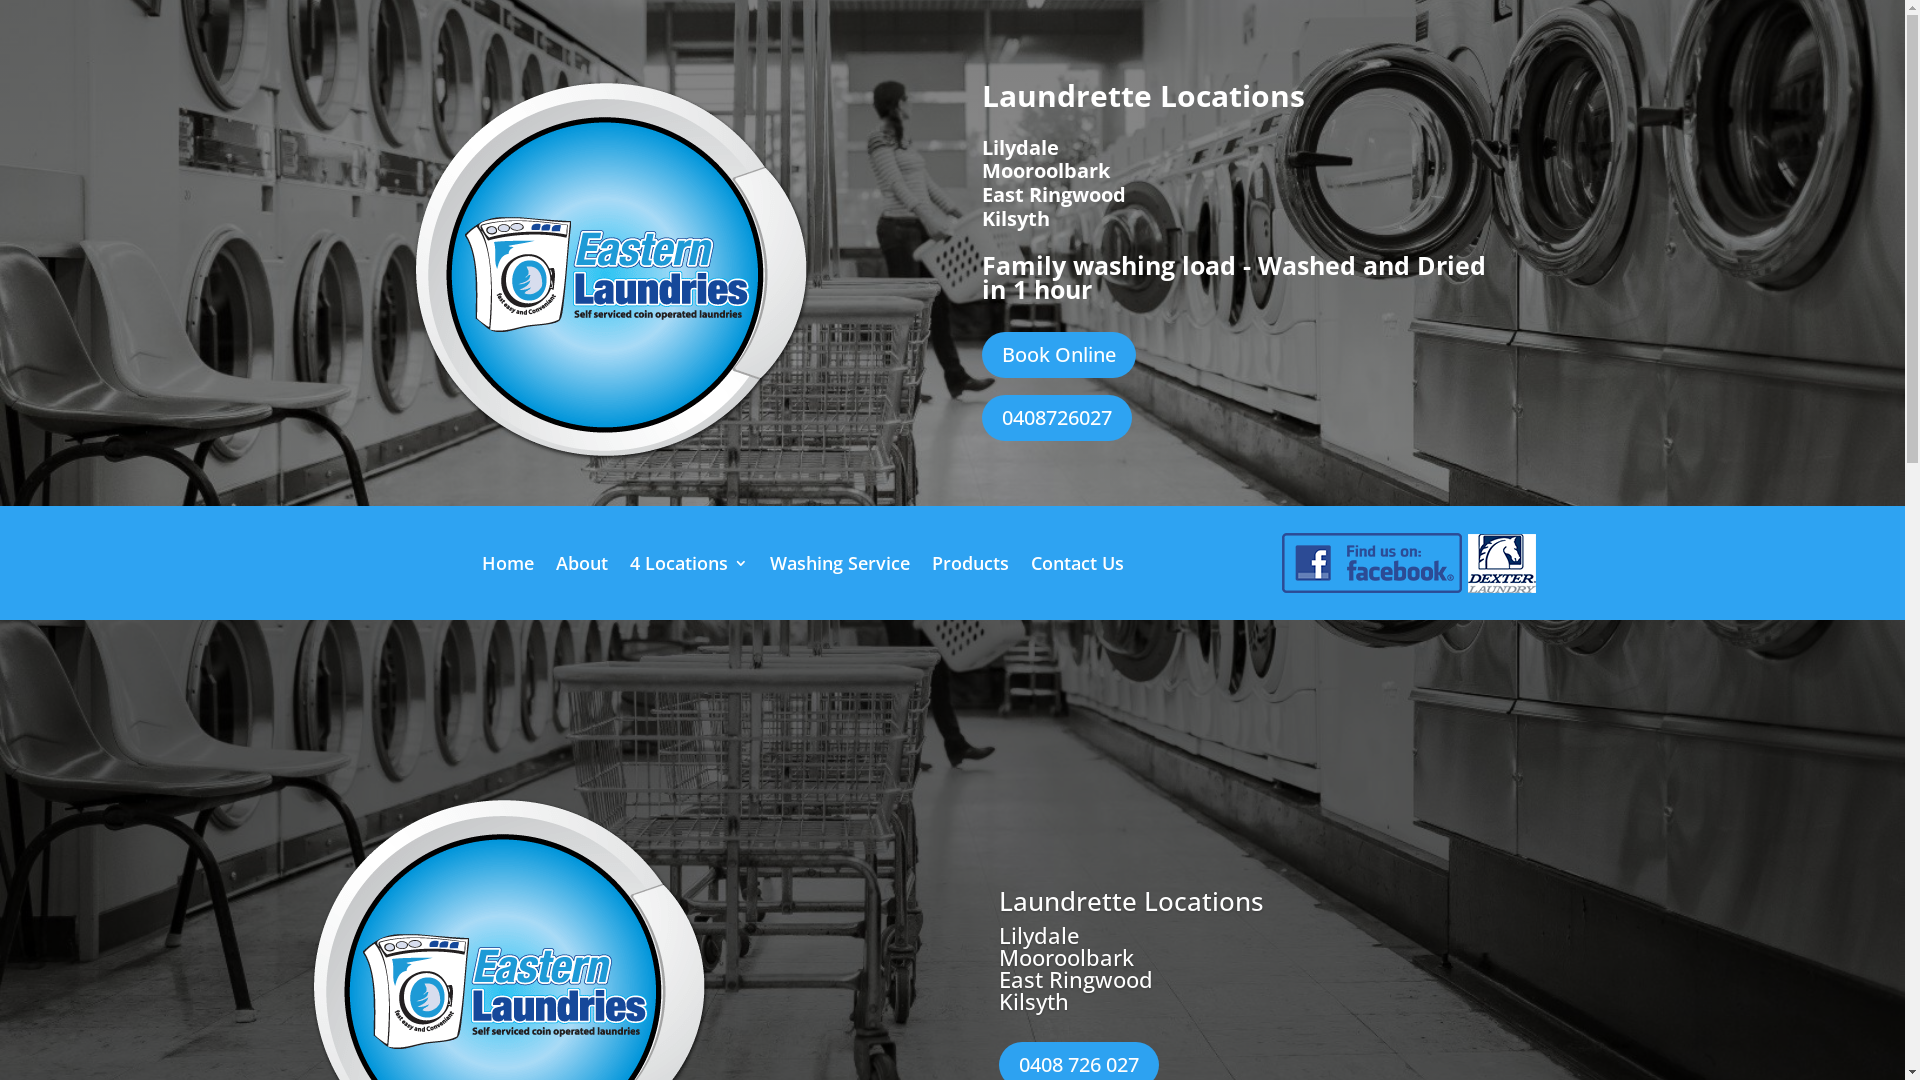 The height and width of the screenshot is (1080, 1920). What do you see at coordinates (1058, 353) in the screenshot?
I see `'Book Online'` at bounding box center [1058, 353].